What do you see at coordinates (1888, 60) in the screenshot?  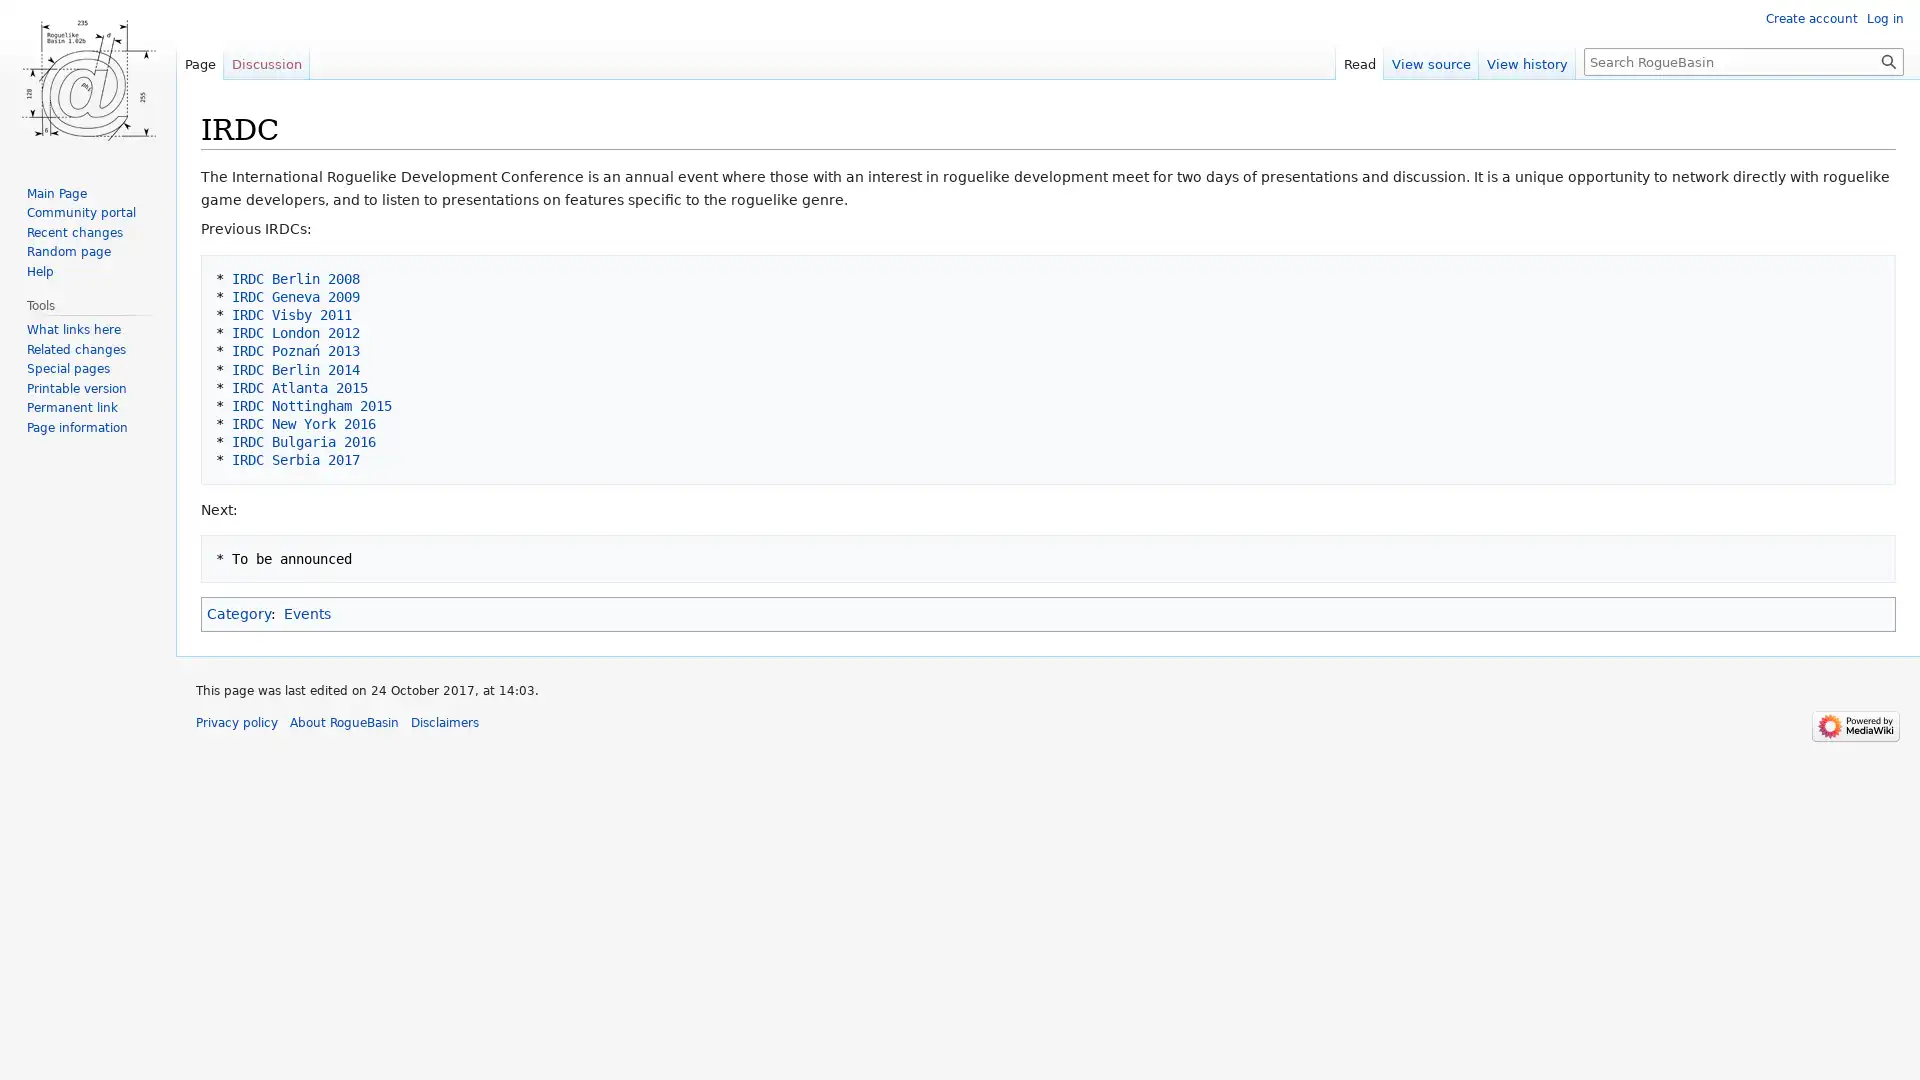 I see `Go` at bounding box center [1888, 60].